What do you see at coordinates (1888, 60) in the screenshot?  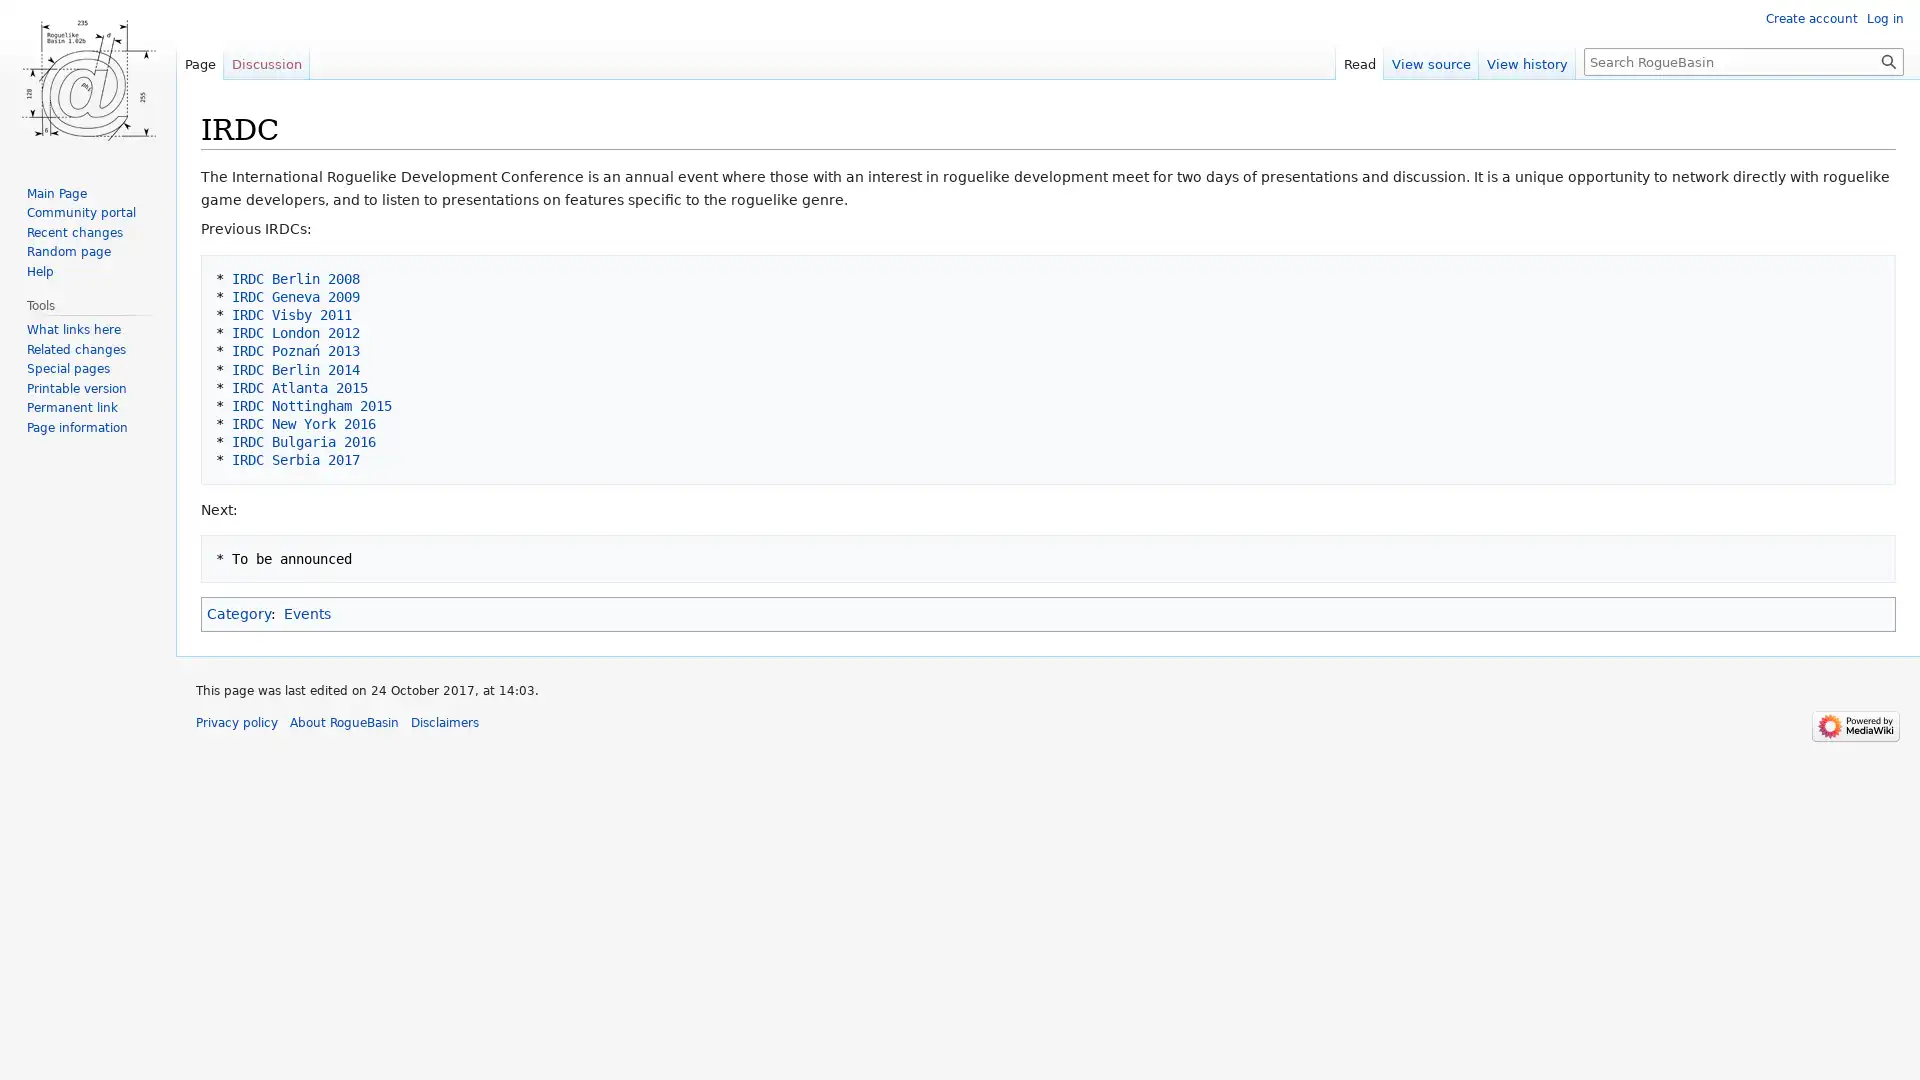 I see `Go` at bounding box center [1888, 60].